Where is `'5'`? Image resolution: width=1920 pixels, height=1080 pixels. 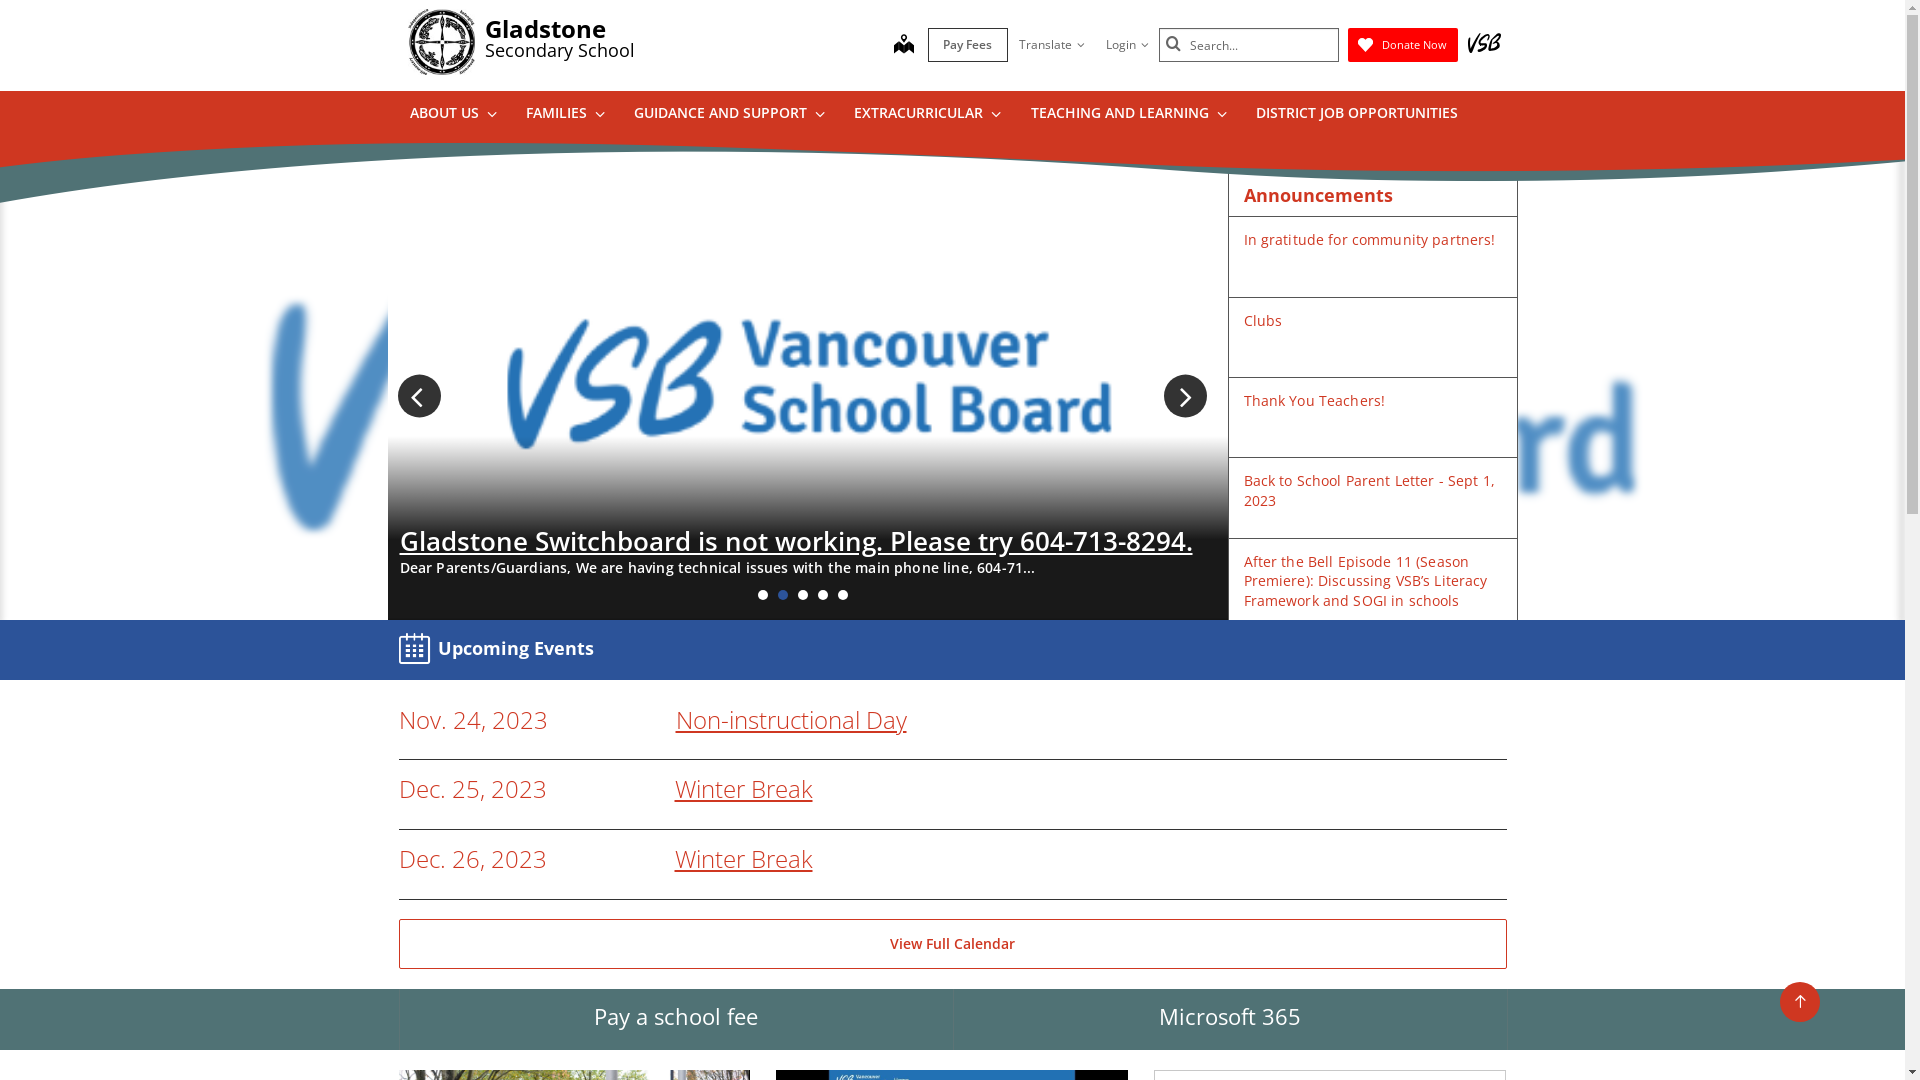
'5' is located at coordinates (843, 593).